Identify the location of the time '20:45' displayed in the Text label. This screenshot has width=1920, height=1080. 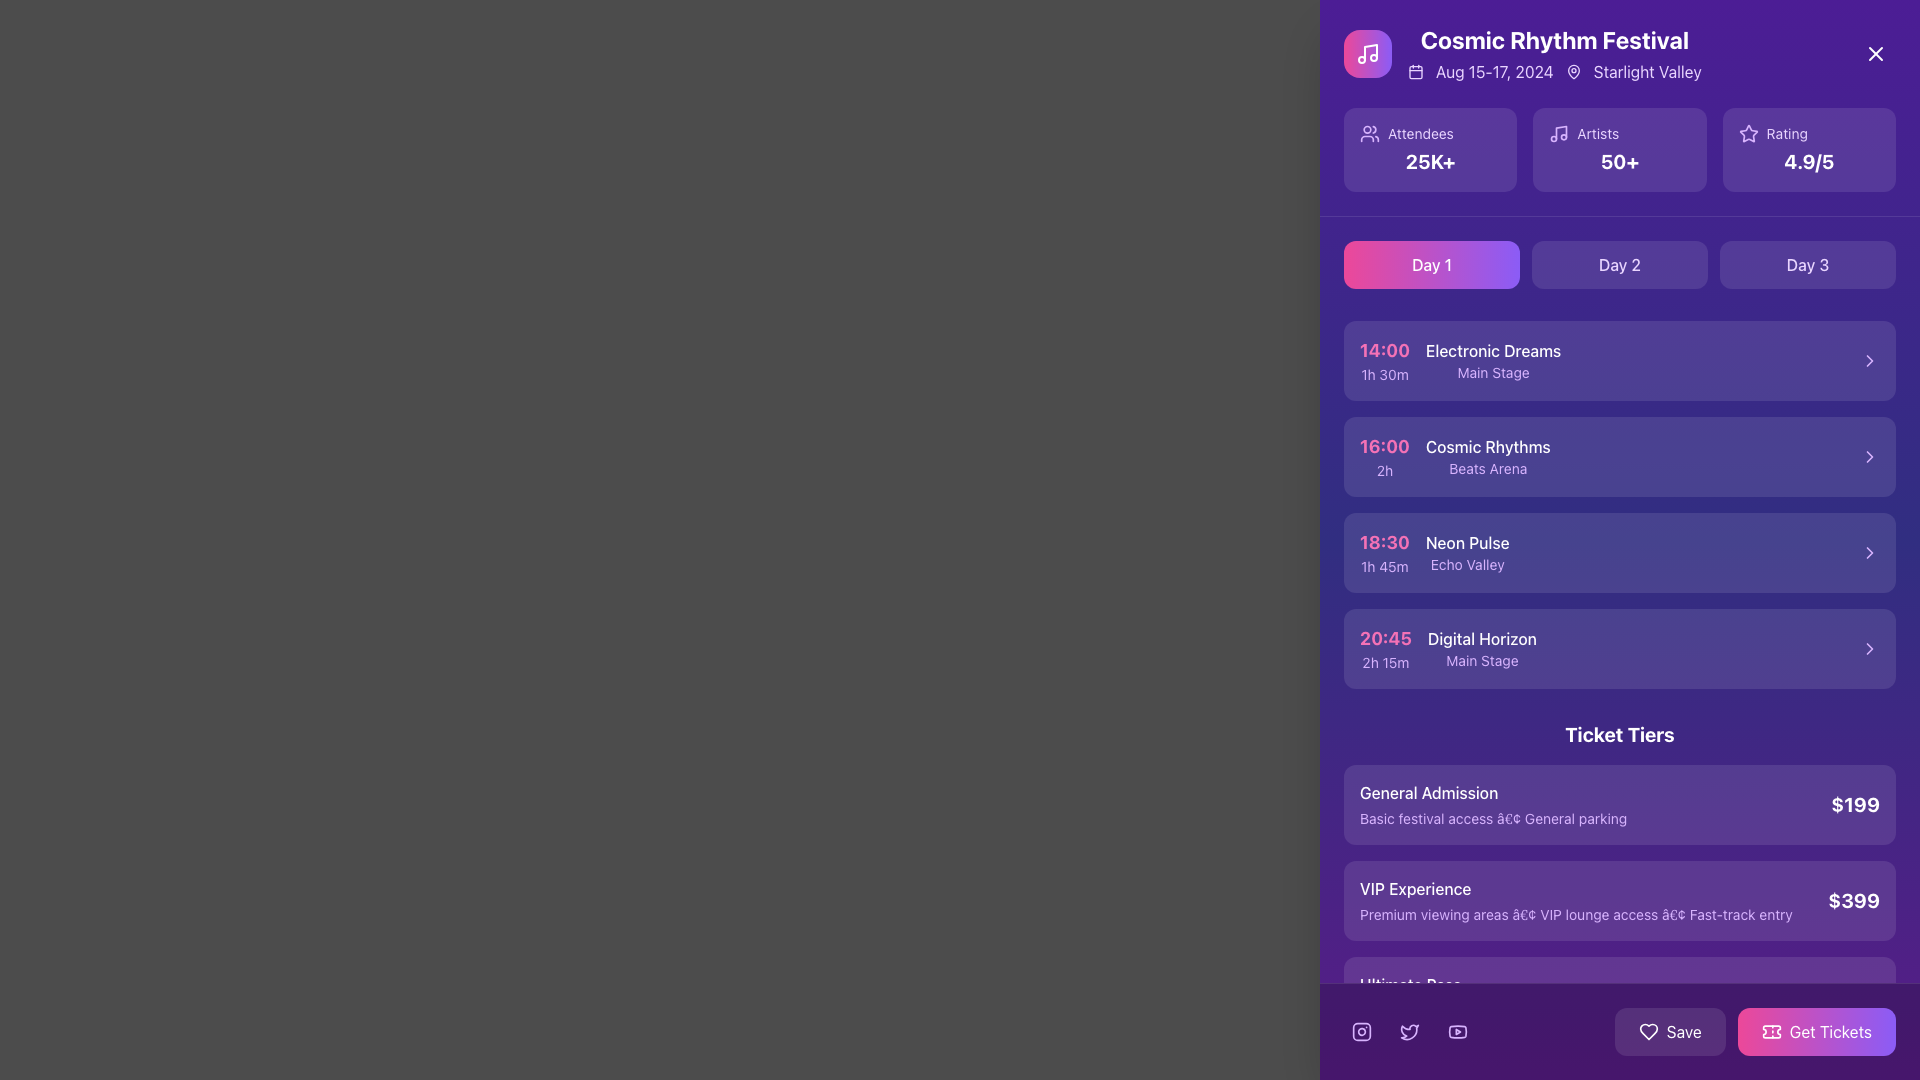
(1385, 638).